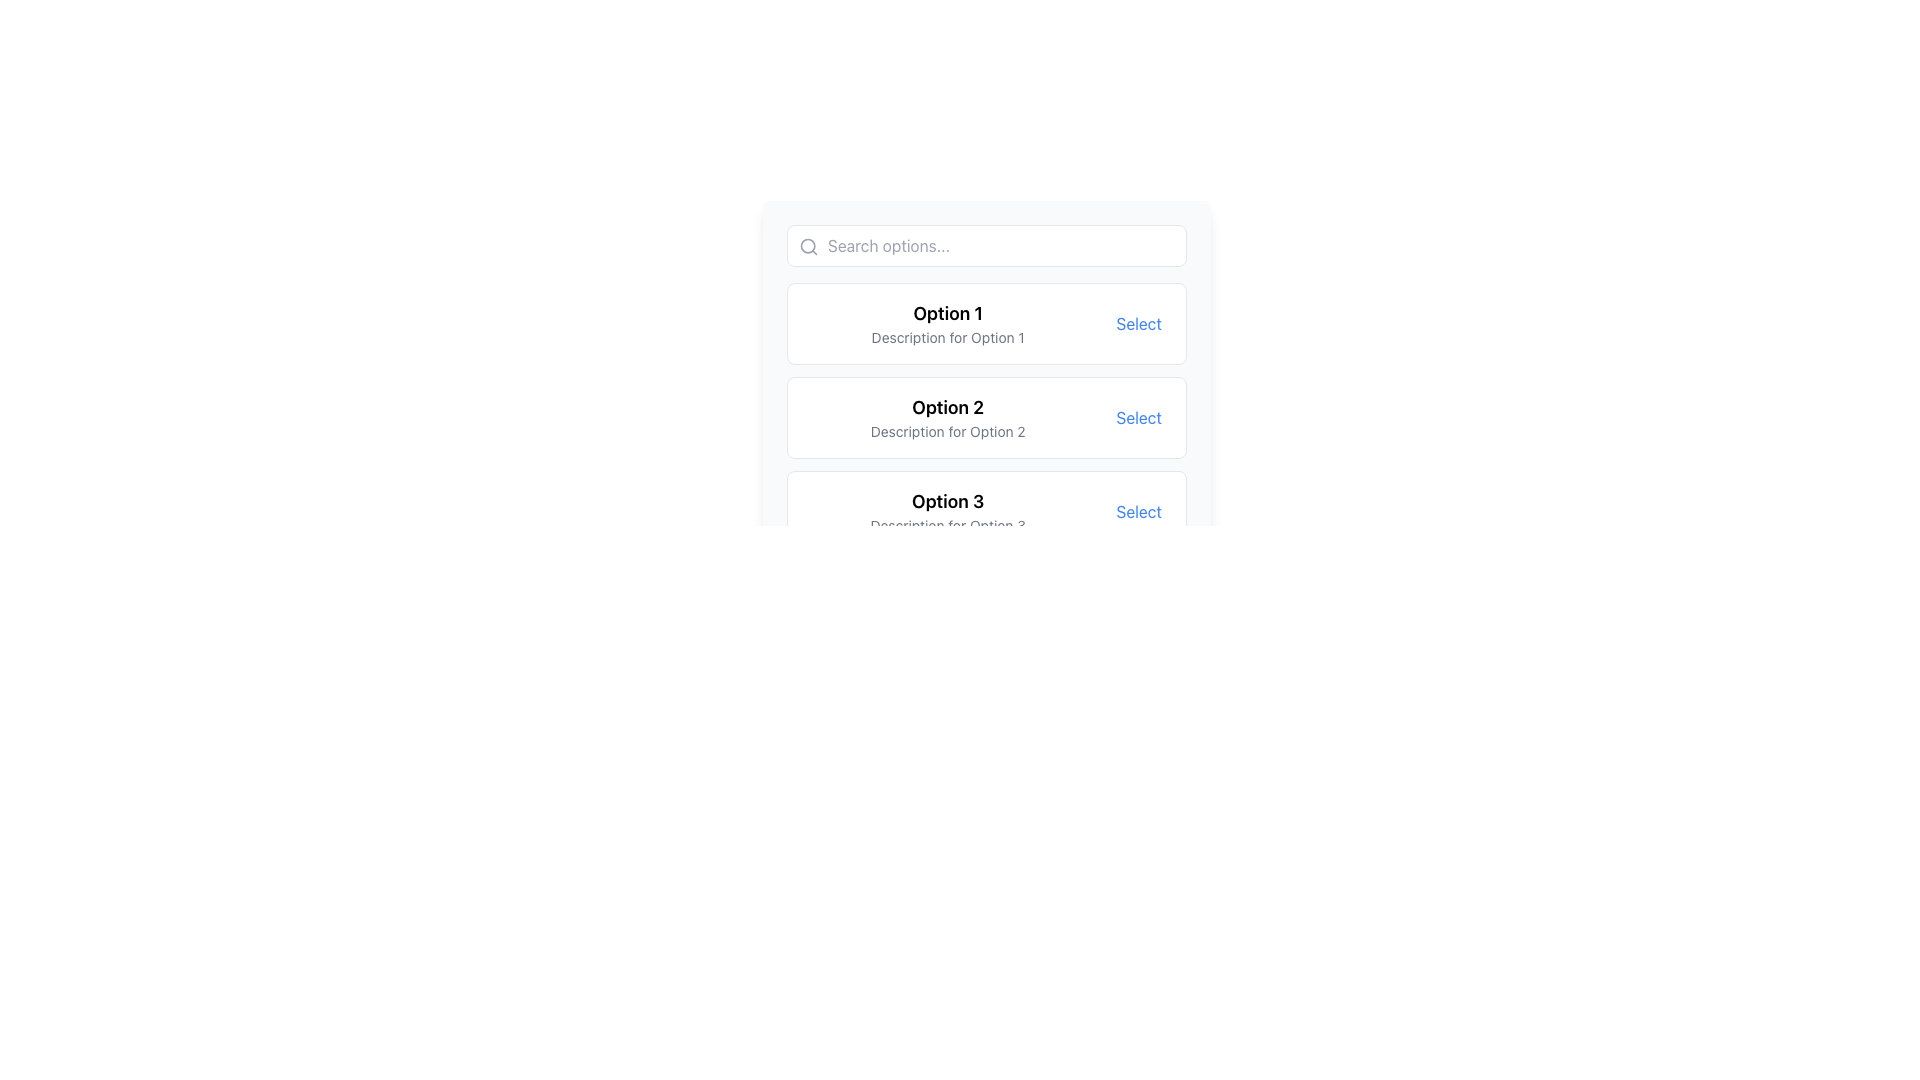  Describe the element at coordinates (947, 500) in the screenshot. I see `the static text element labeled 'Option 3'` at that location.